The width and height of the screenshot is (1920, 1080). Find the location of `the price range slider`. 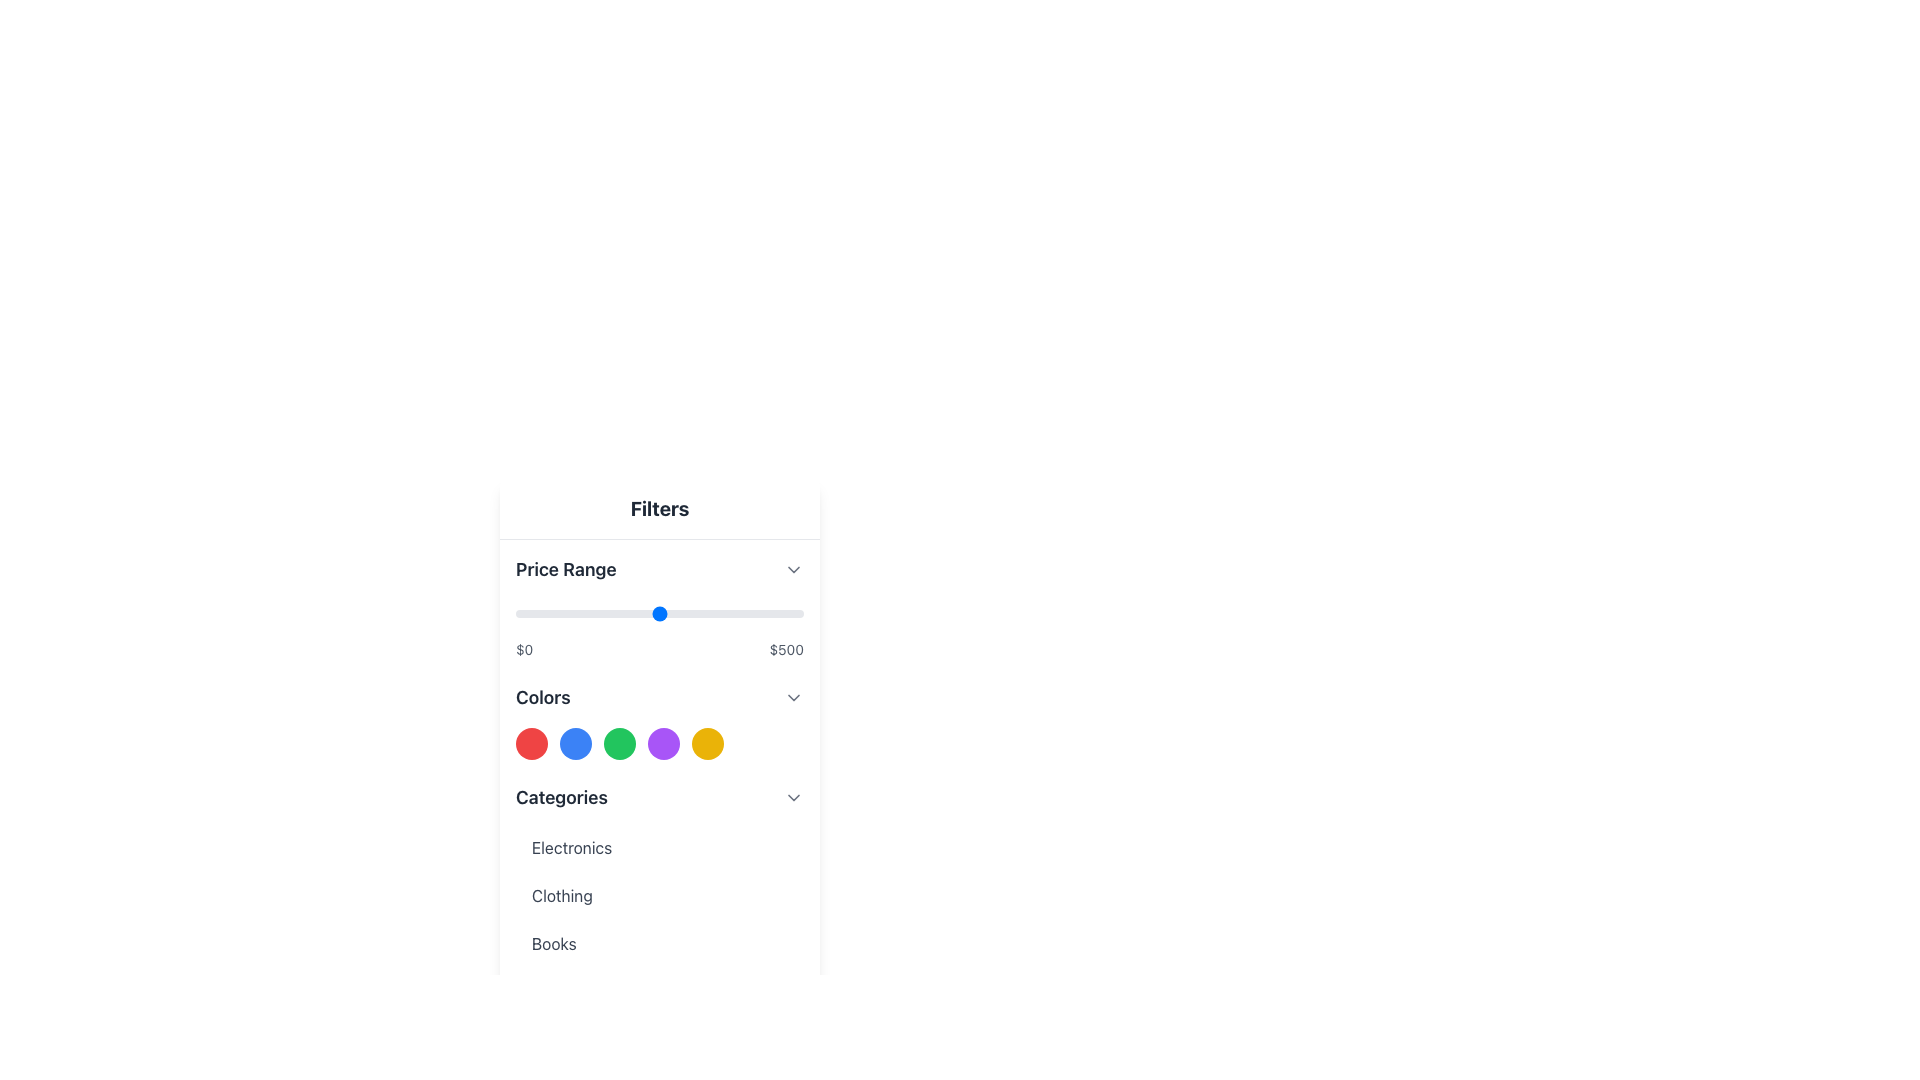

the price range slider is located at coordinates (667, 612).